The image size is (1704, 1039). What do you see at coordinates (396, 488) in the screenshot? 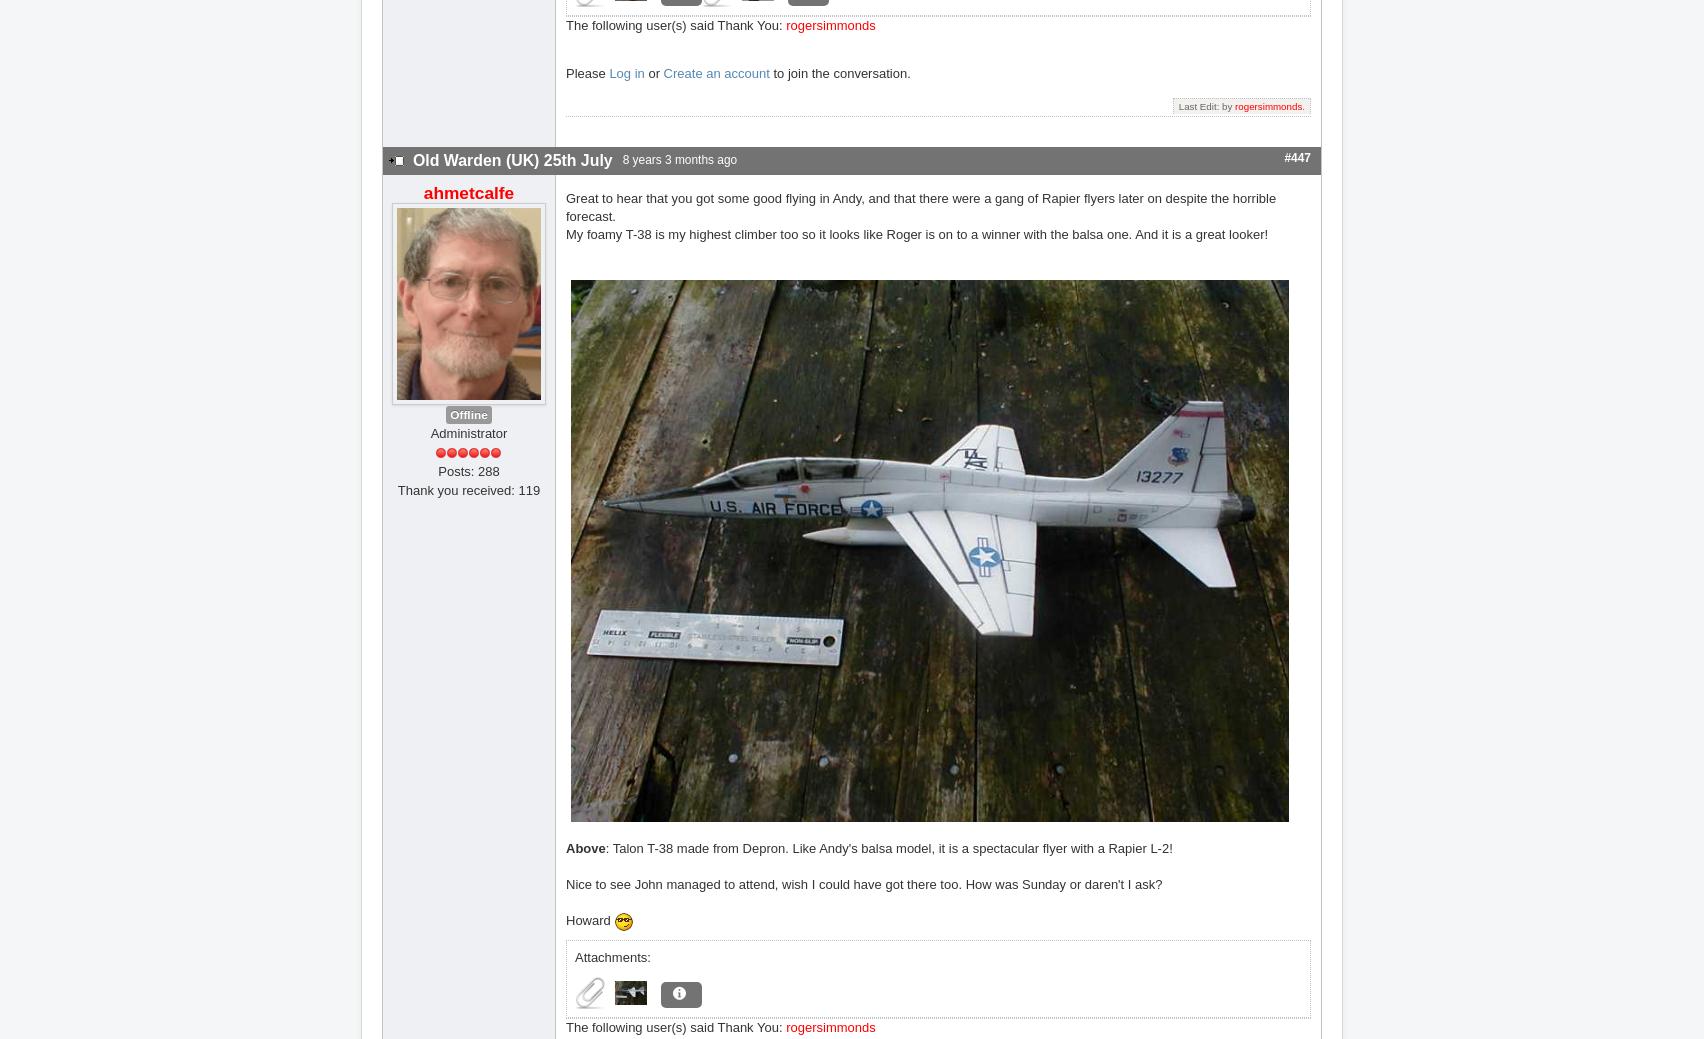
I see `'Thank you received: 119'` at bounding box center [396, 488].